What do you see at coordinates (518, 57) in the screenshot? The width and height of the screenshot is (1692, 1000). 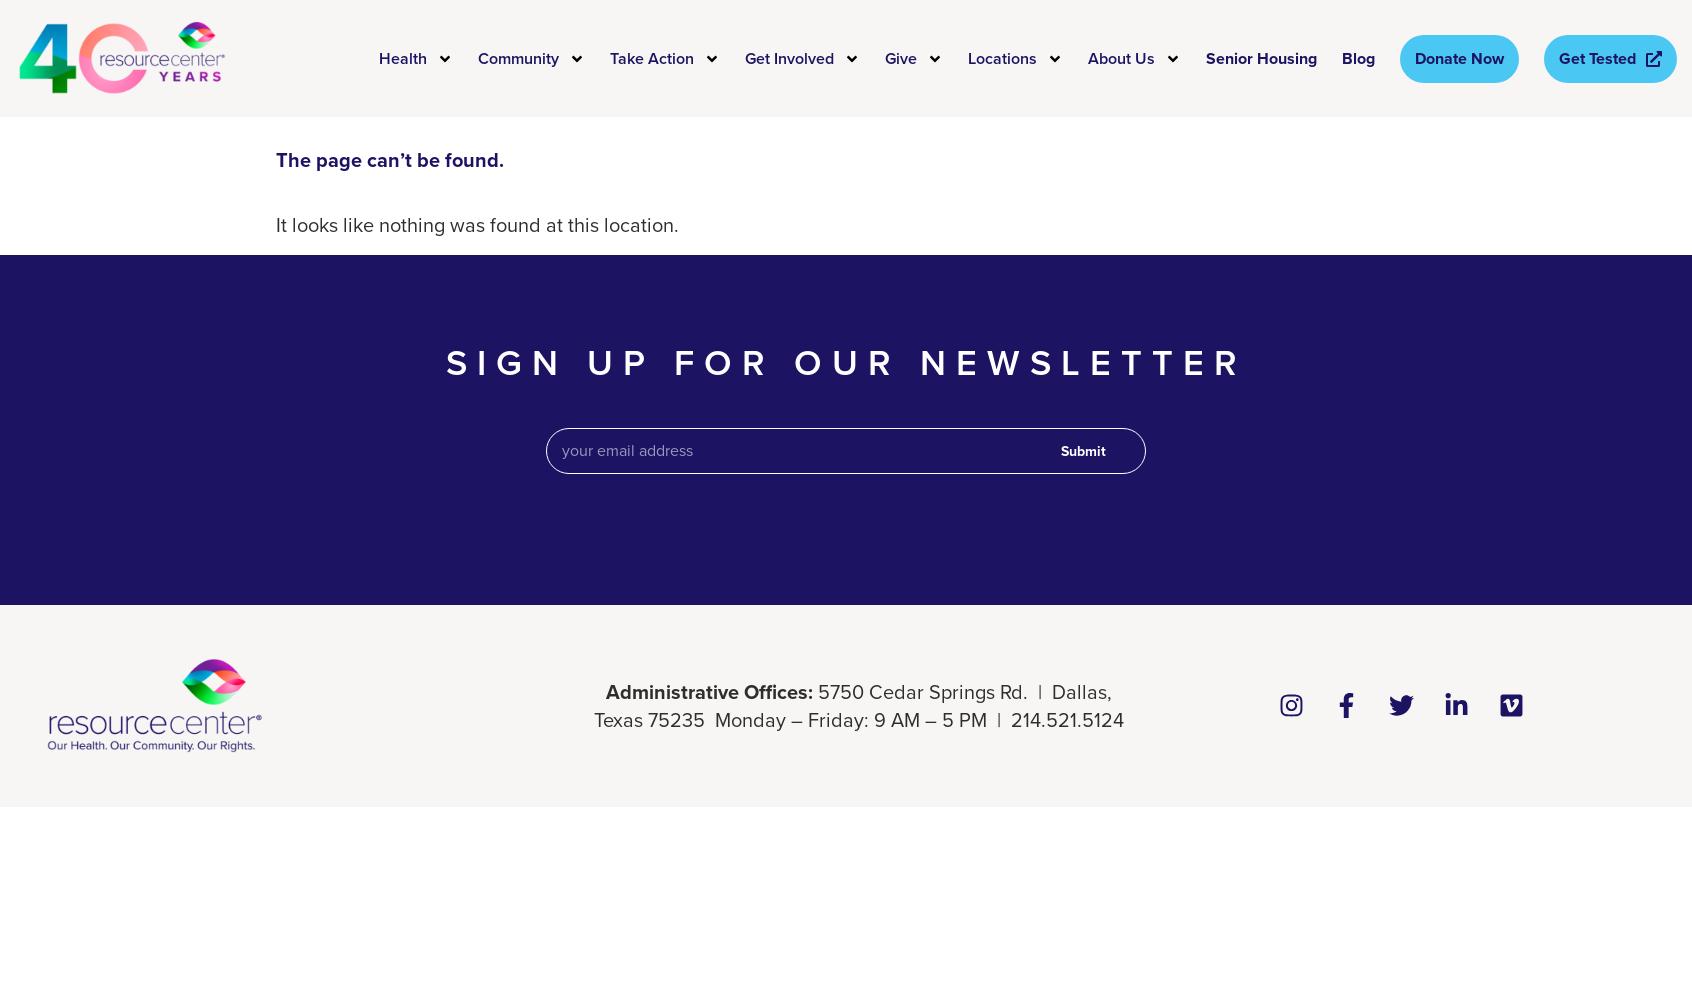 I see `'Community'` at bounding box center [518, 57].